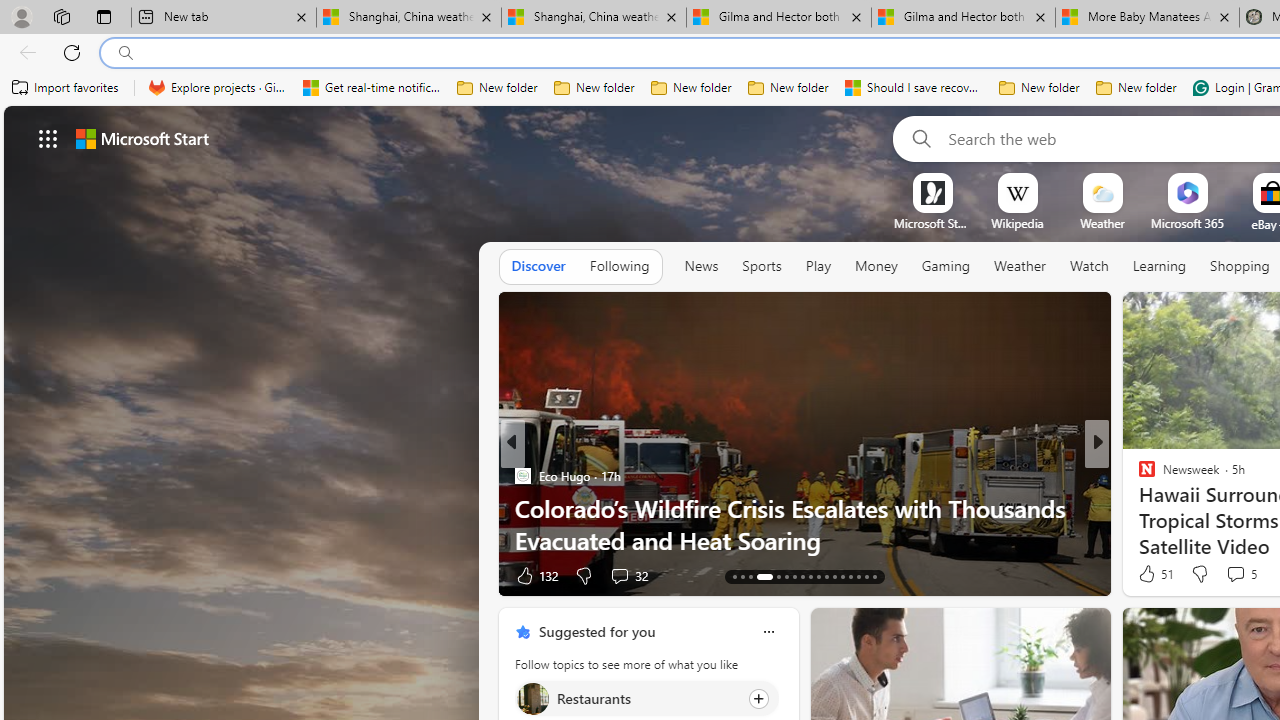 The width and height of the screenshot is (1280, 720). I want to click on '38 Like', so click(1149, 575).